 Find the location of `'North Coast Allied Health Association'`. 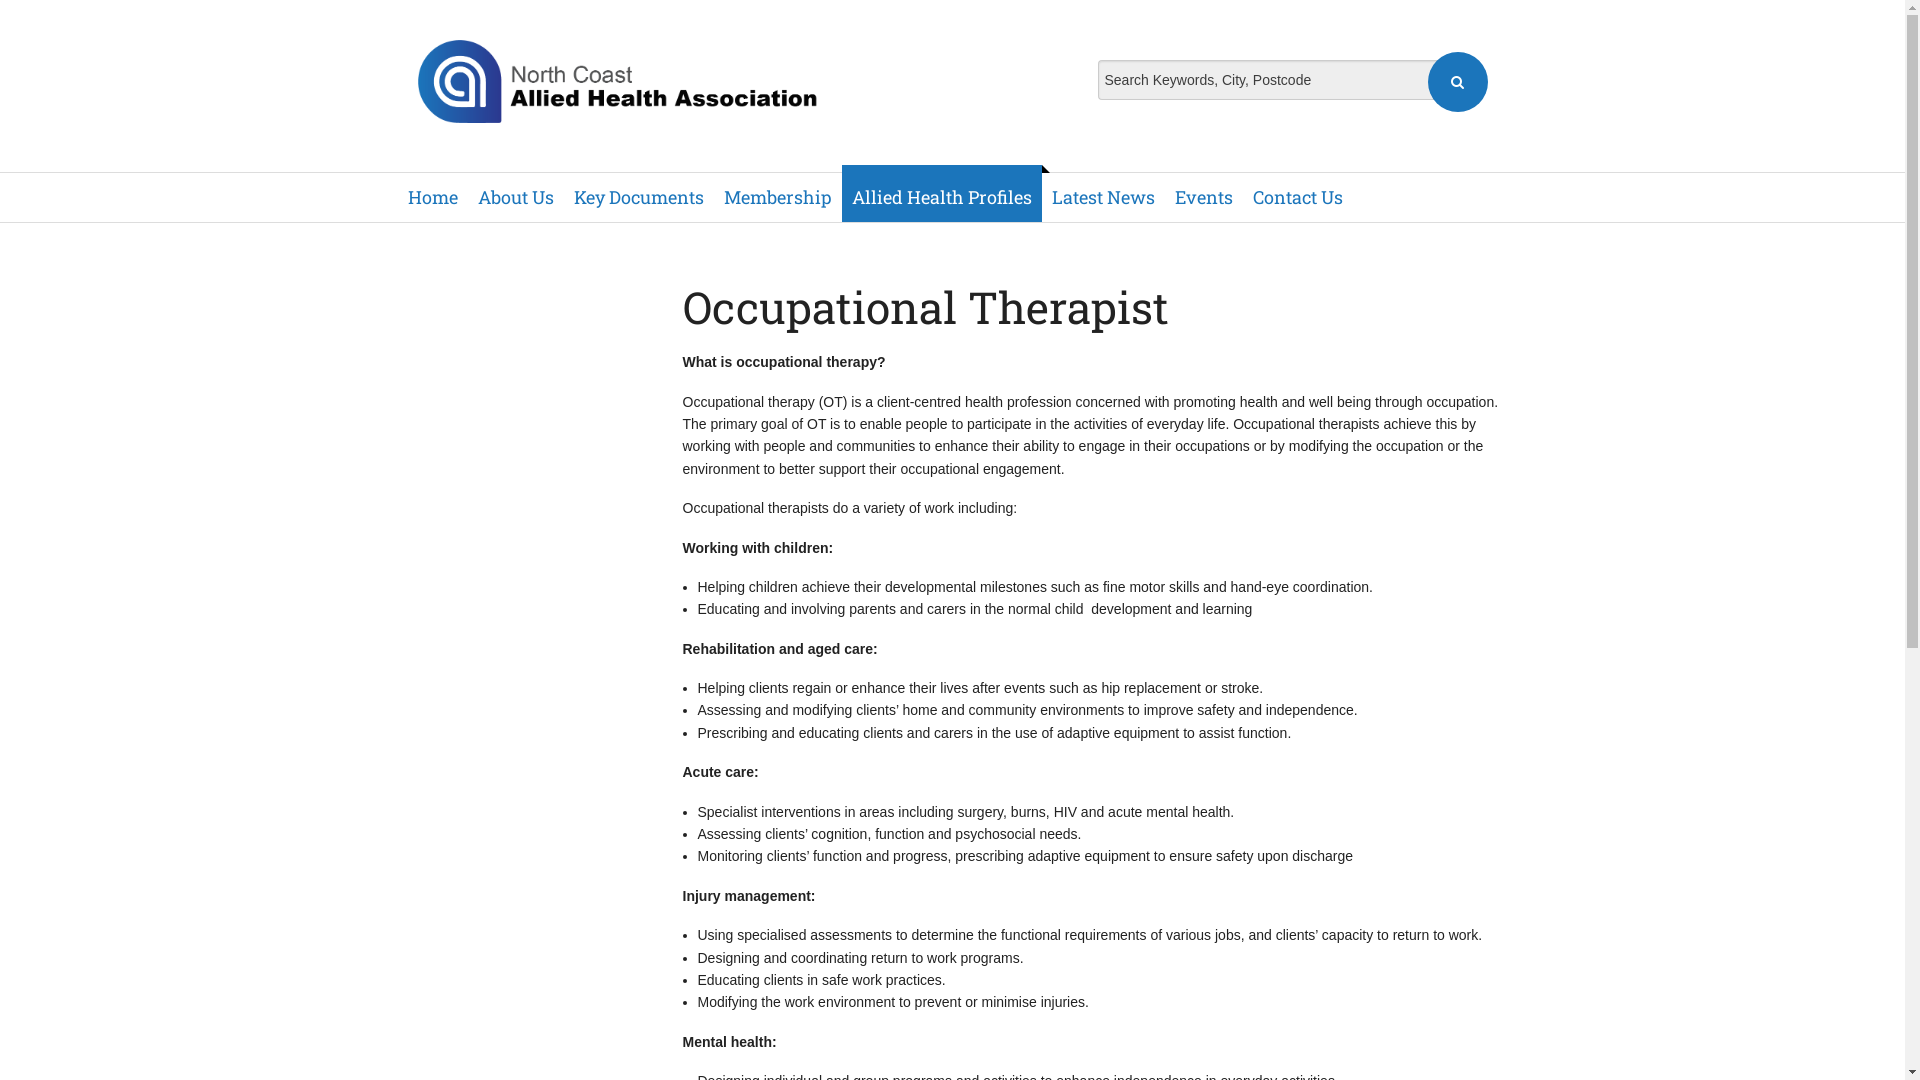

'North Coast Allied Health Association' is located at coordinates (617, 80).